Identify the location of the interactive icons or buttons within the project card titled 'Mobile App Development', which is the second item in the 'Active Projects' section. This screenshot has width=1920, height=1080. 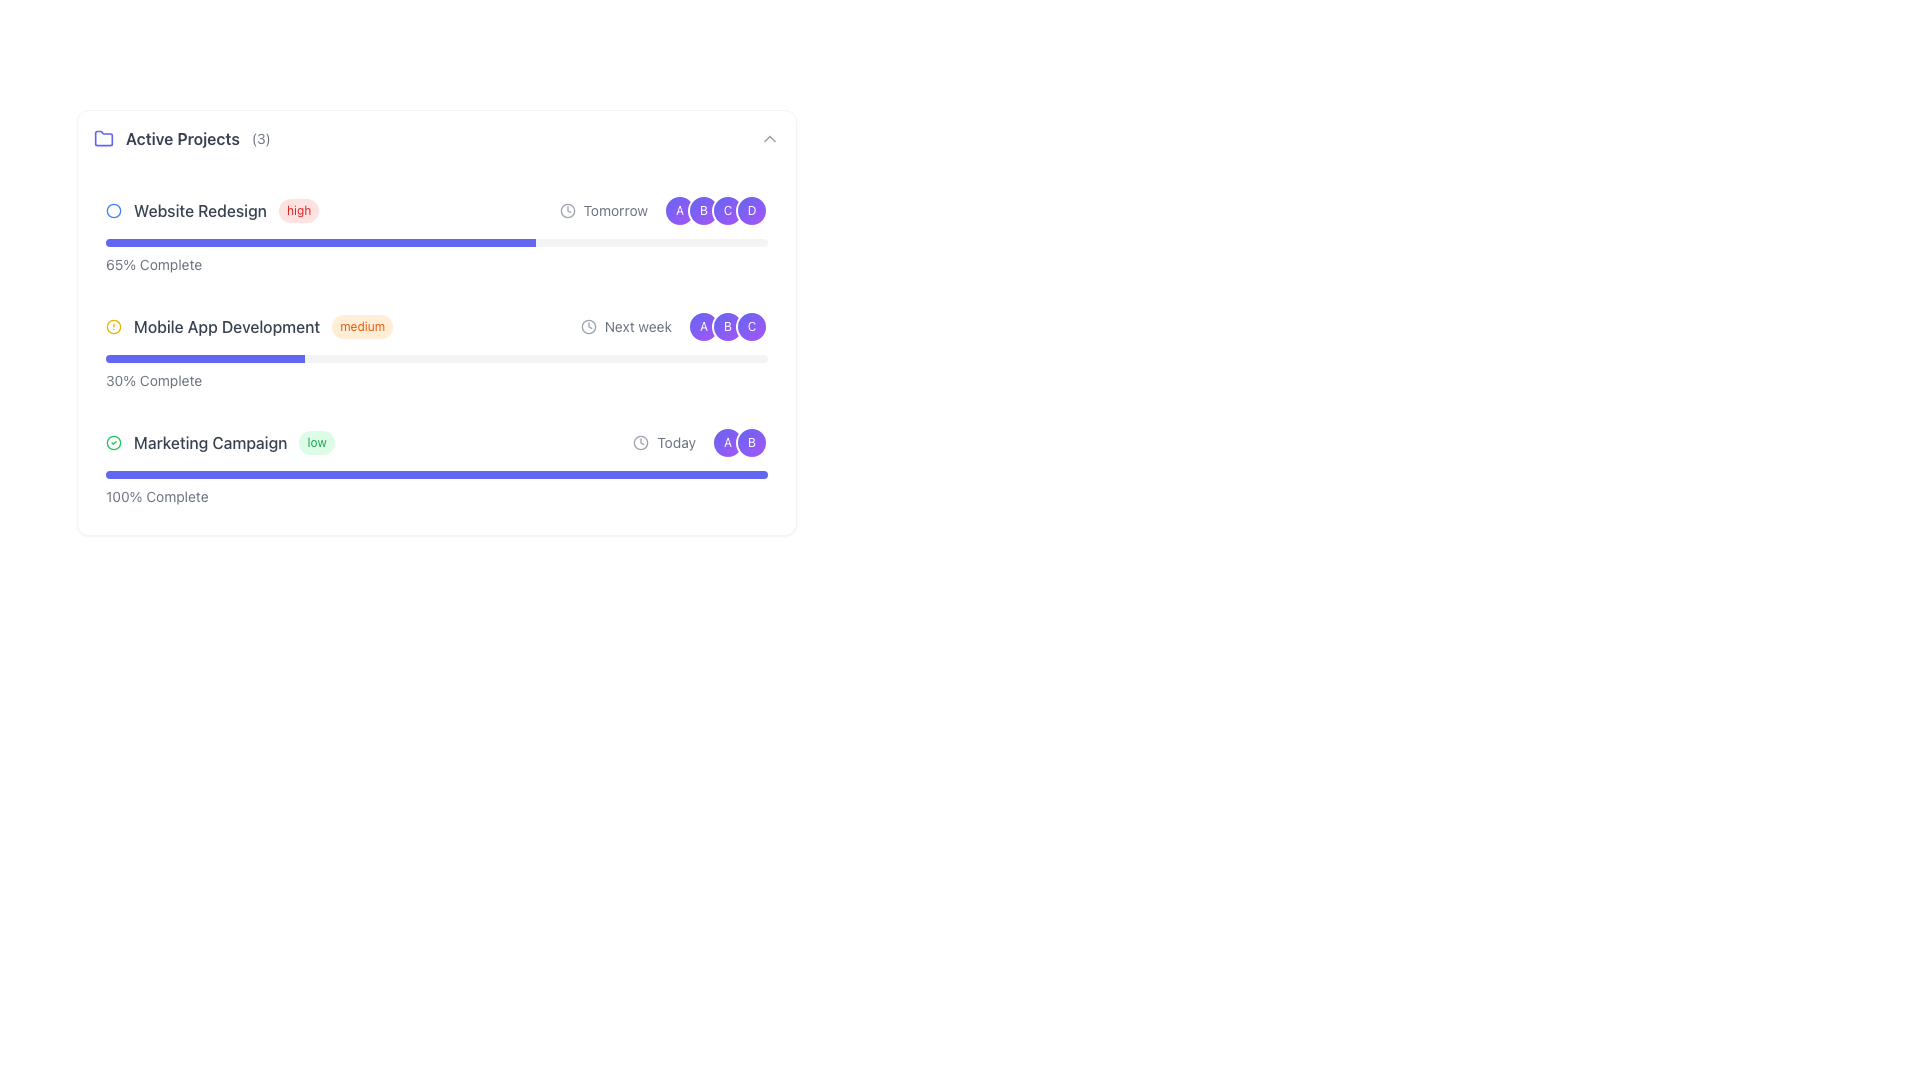
(435, 350).